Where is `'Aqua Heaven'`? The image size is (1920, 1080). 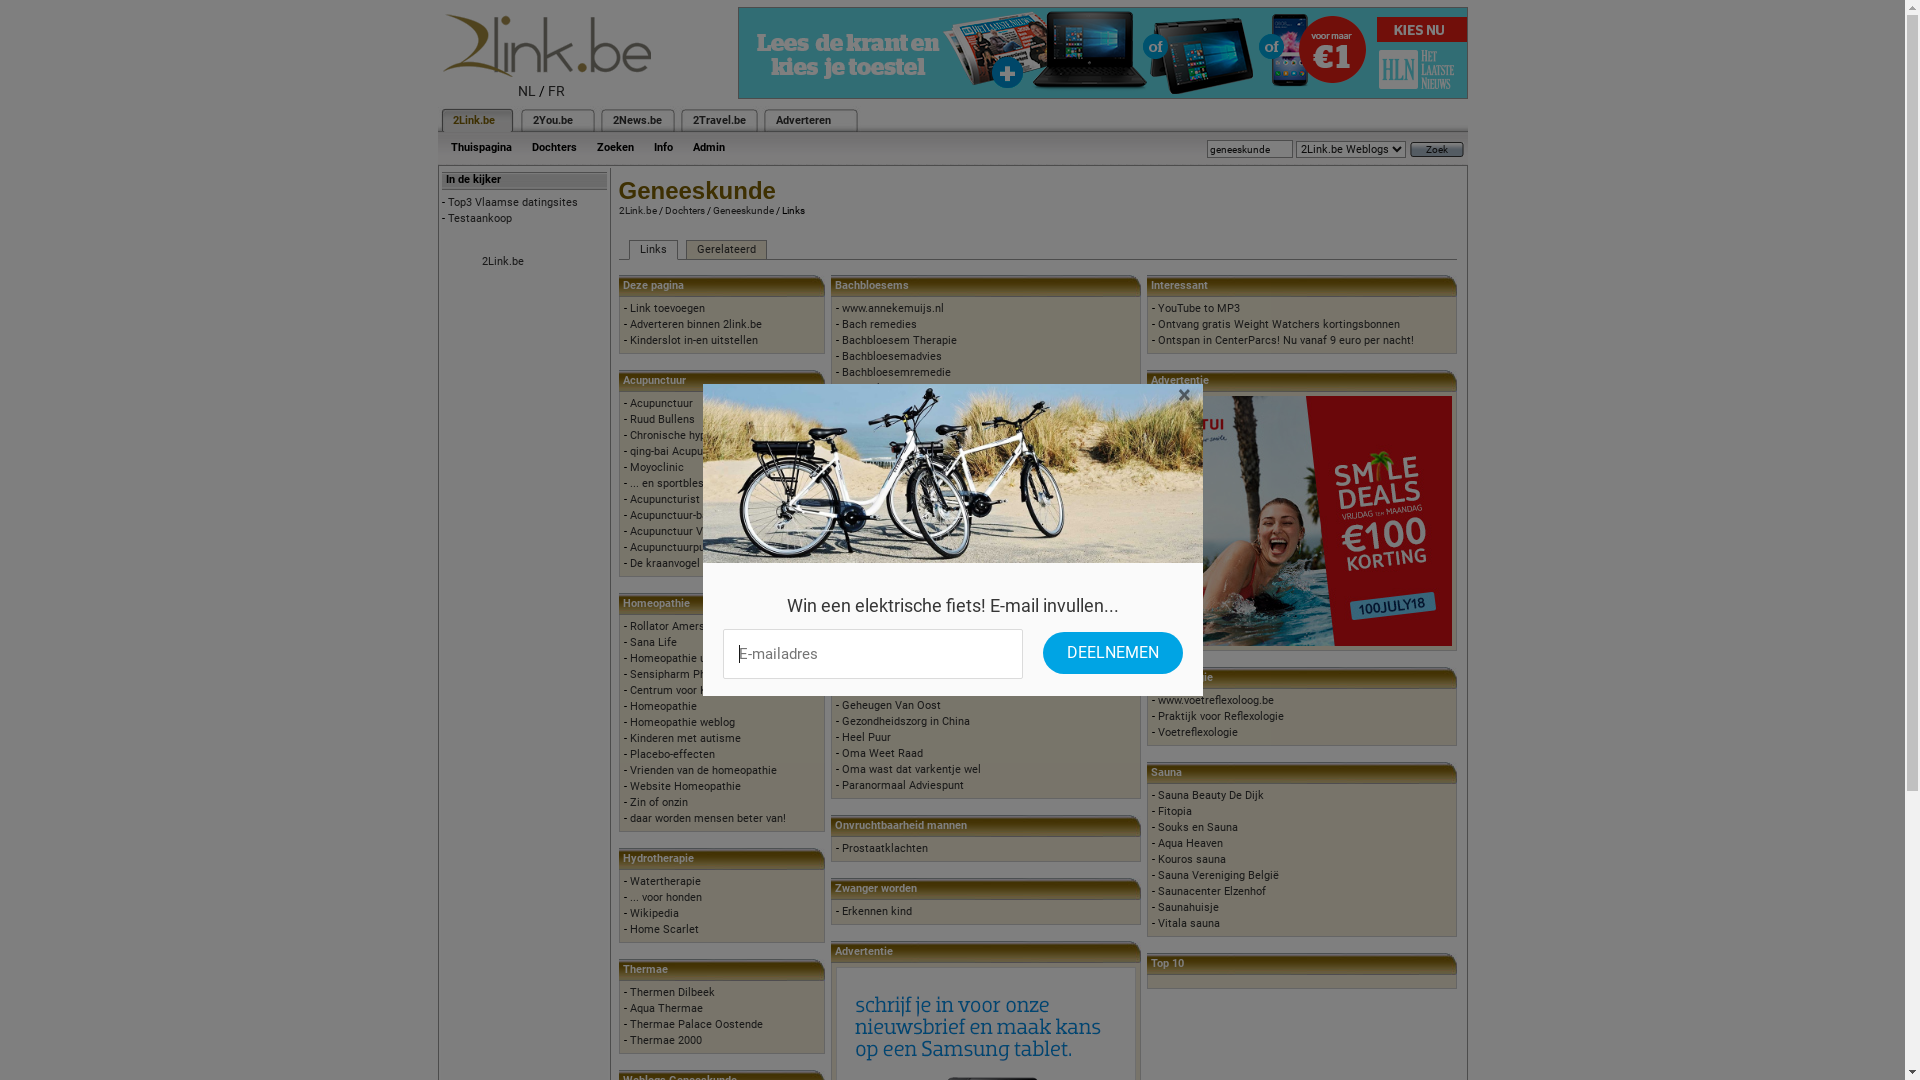
'Aqua Heaven' is located at coordinates (1157, 843).